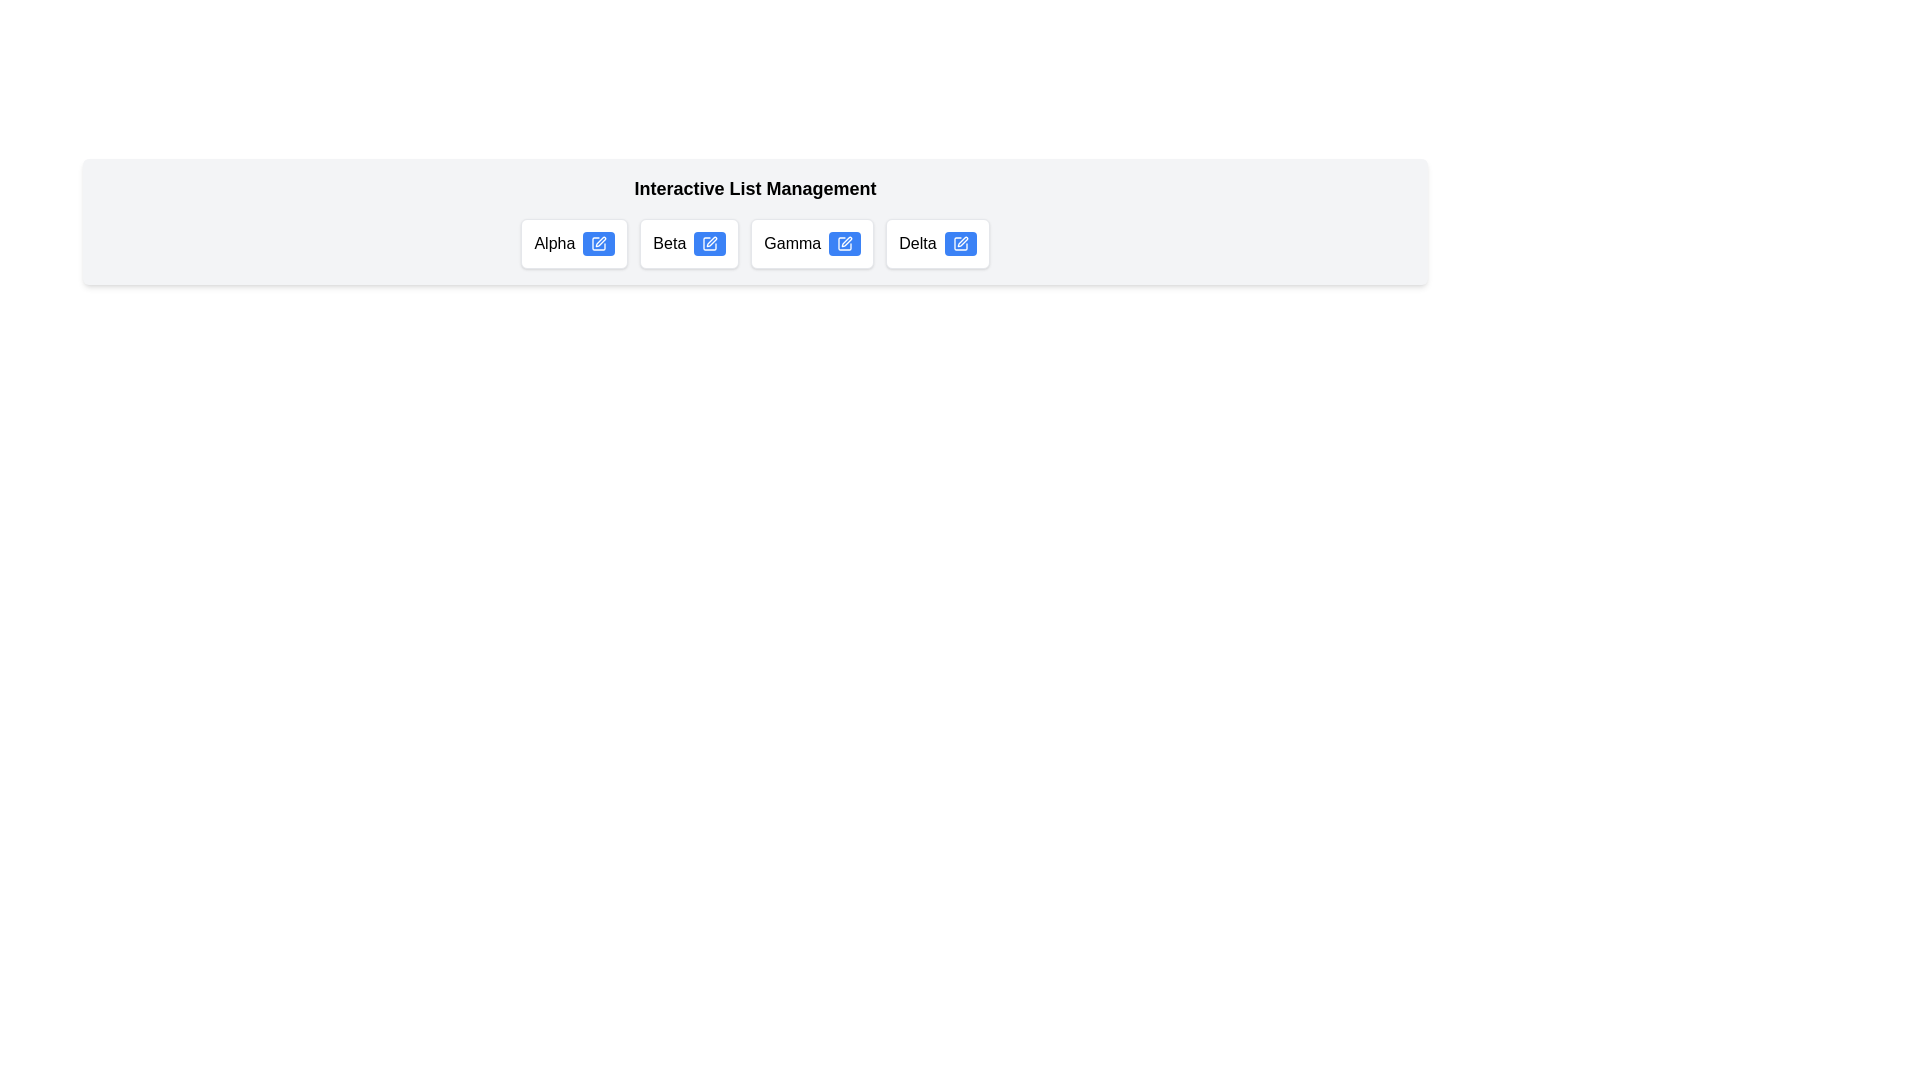  What do you see at coordinates (847, 241) in the screenshot?
I see `the pen icon within the outlined square inside the 'Gamma' button` at bounding box center [847, 241].